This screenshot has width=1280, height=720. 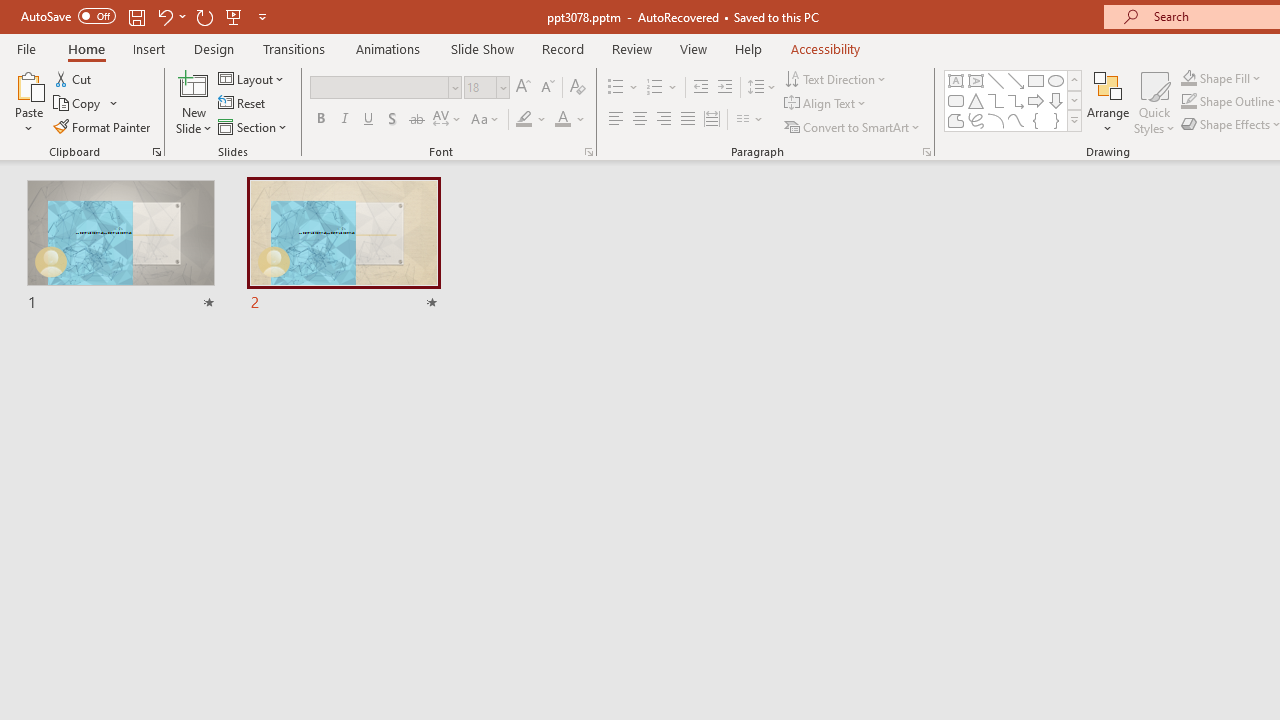 What do you see at coordinates (1055, 100) in the screenshot?
I see `'Arrow: Down'` at bounding box center [1055, 100].